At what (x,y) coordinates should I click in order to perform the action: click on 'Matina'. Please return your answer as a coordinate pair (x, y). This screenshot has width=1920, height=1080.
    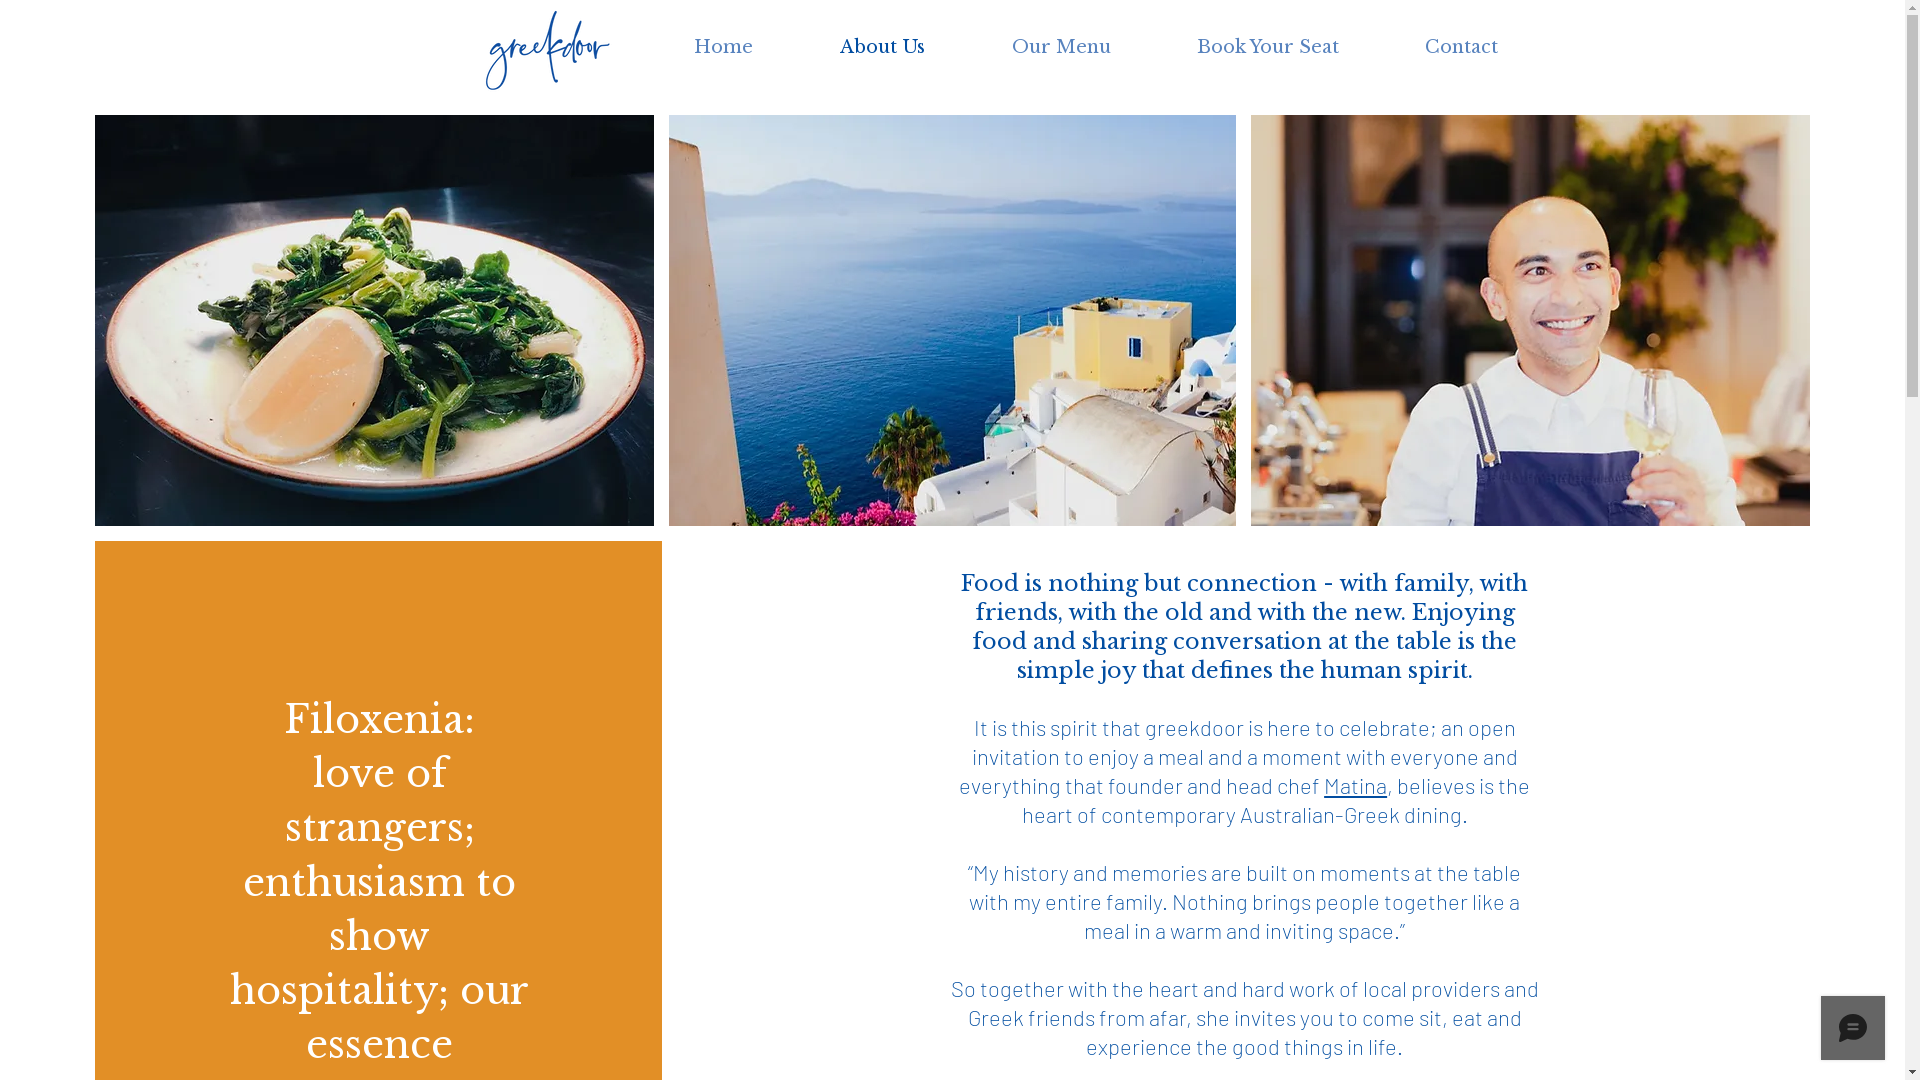
    Looking at the image, I should click on (1355, 784).